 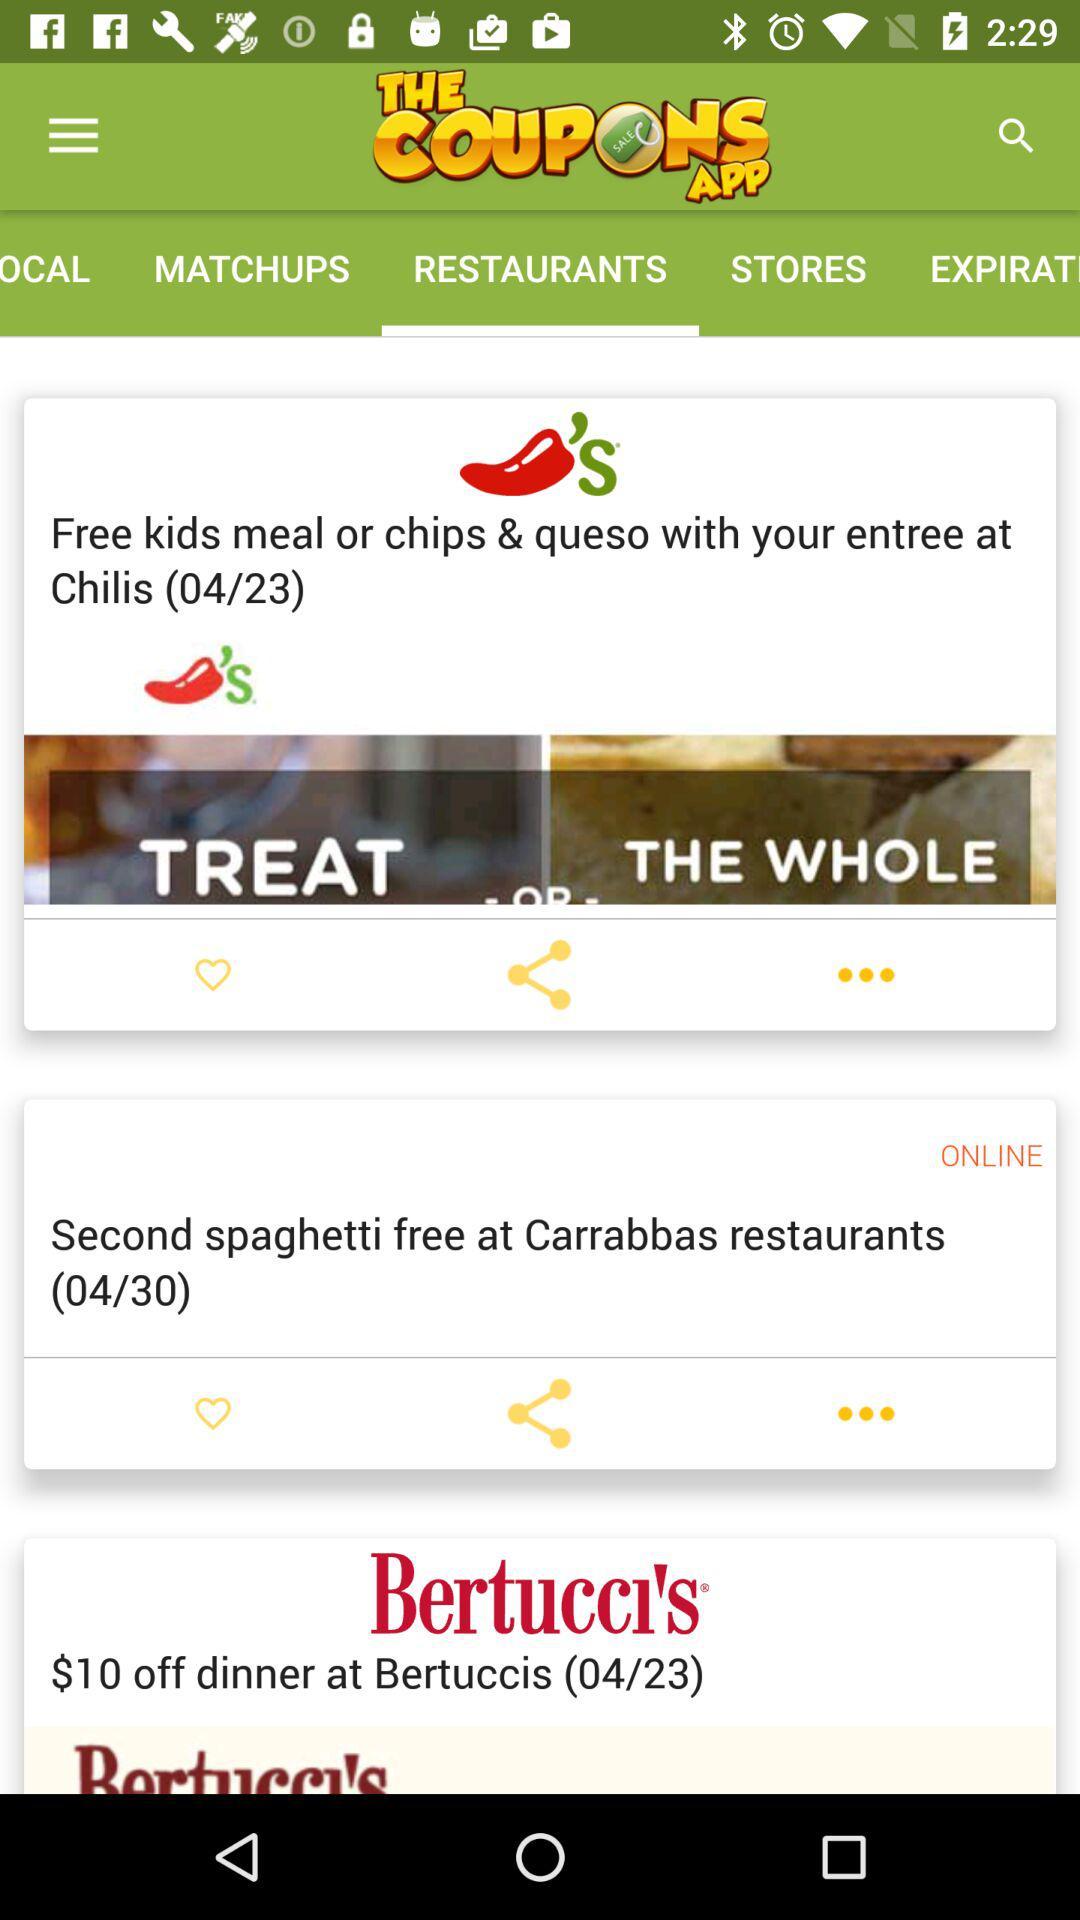 What do you see at coordinates (988, 266) in the screenshot?
I see `the expiration icon` at bounding box center [988, 266].